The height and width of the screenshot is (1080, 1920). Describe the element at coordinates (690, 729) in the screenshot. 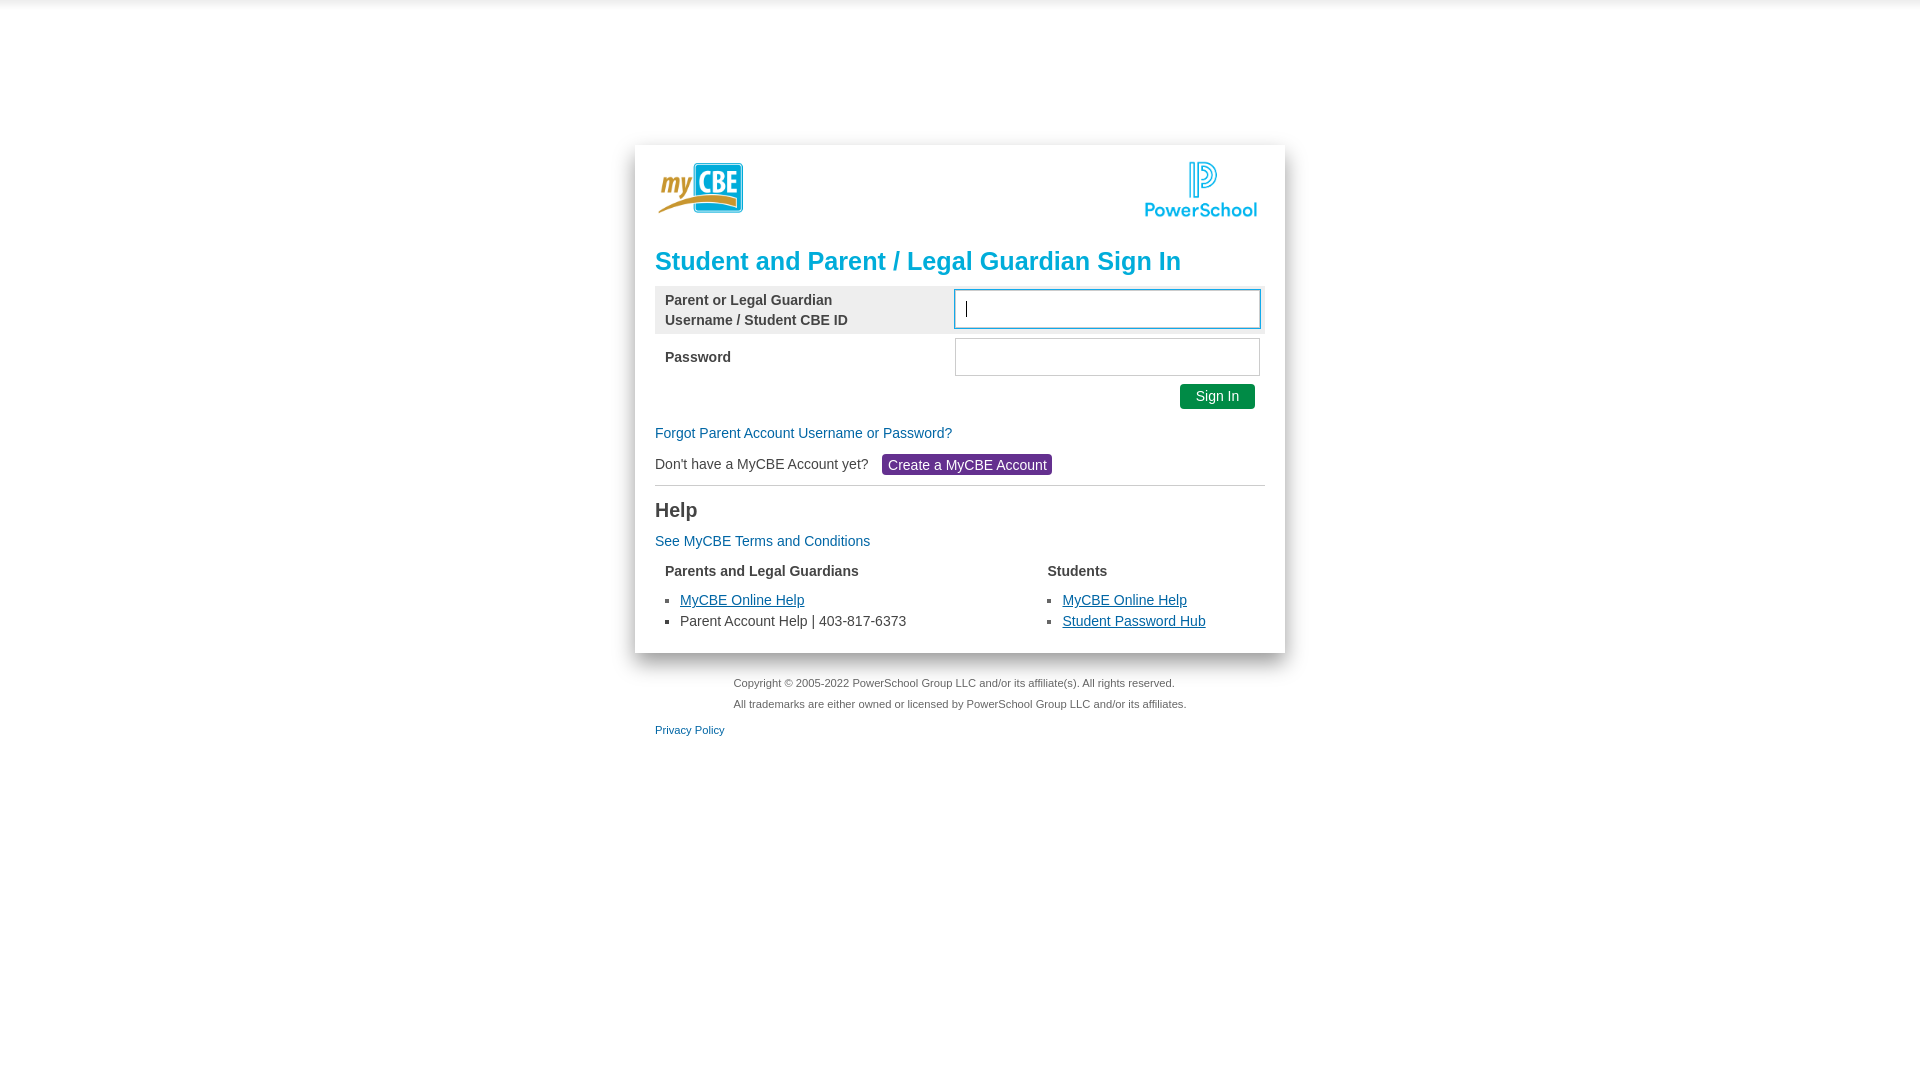

I see `'Privacy Policy'` at that location.